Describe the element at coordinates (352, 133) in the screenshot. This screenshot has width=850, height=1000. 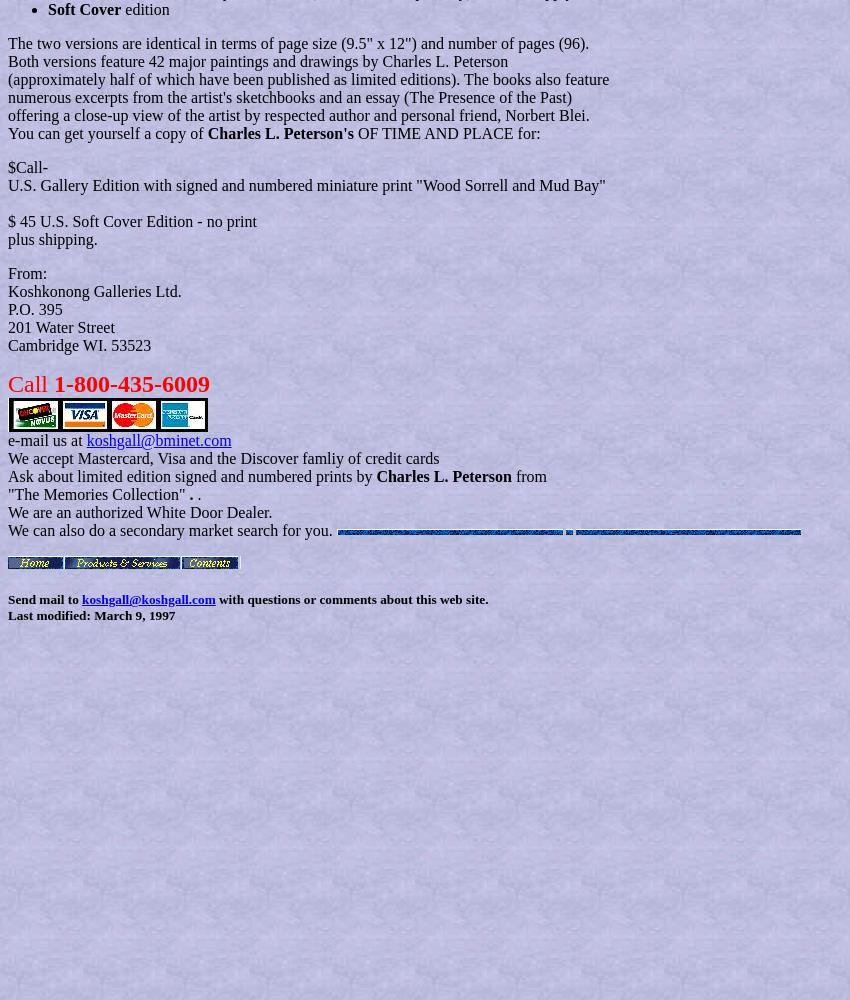
I see `'OF
TIME AND PLACE for:'` at that location.